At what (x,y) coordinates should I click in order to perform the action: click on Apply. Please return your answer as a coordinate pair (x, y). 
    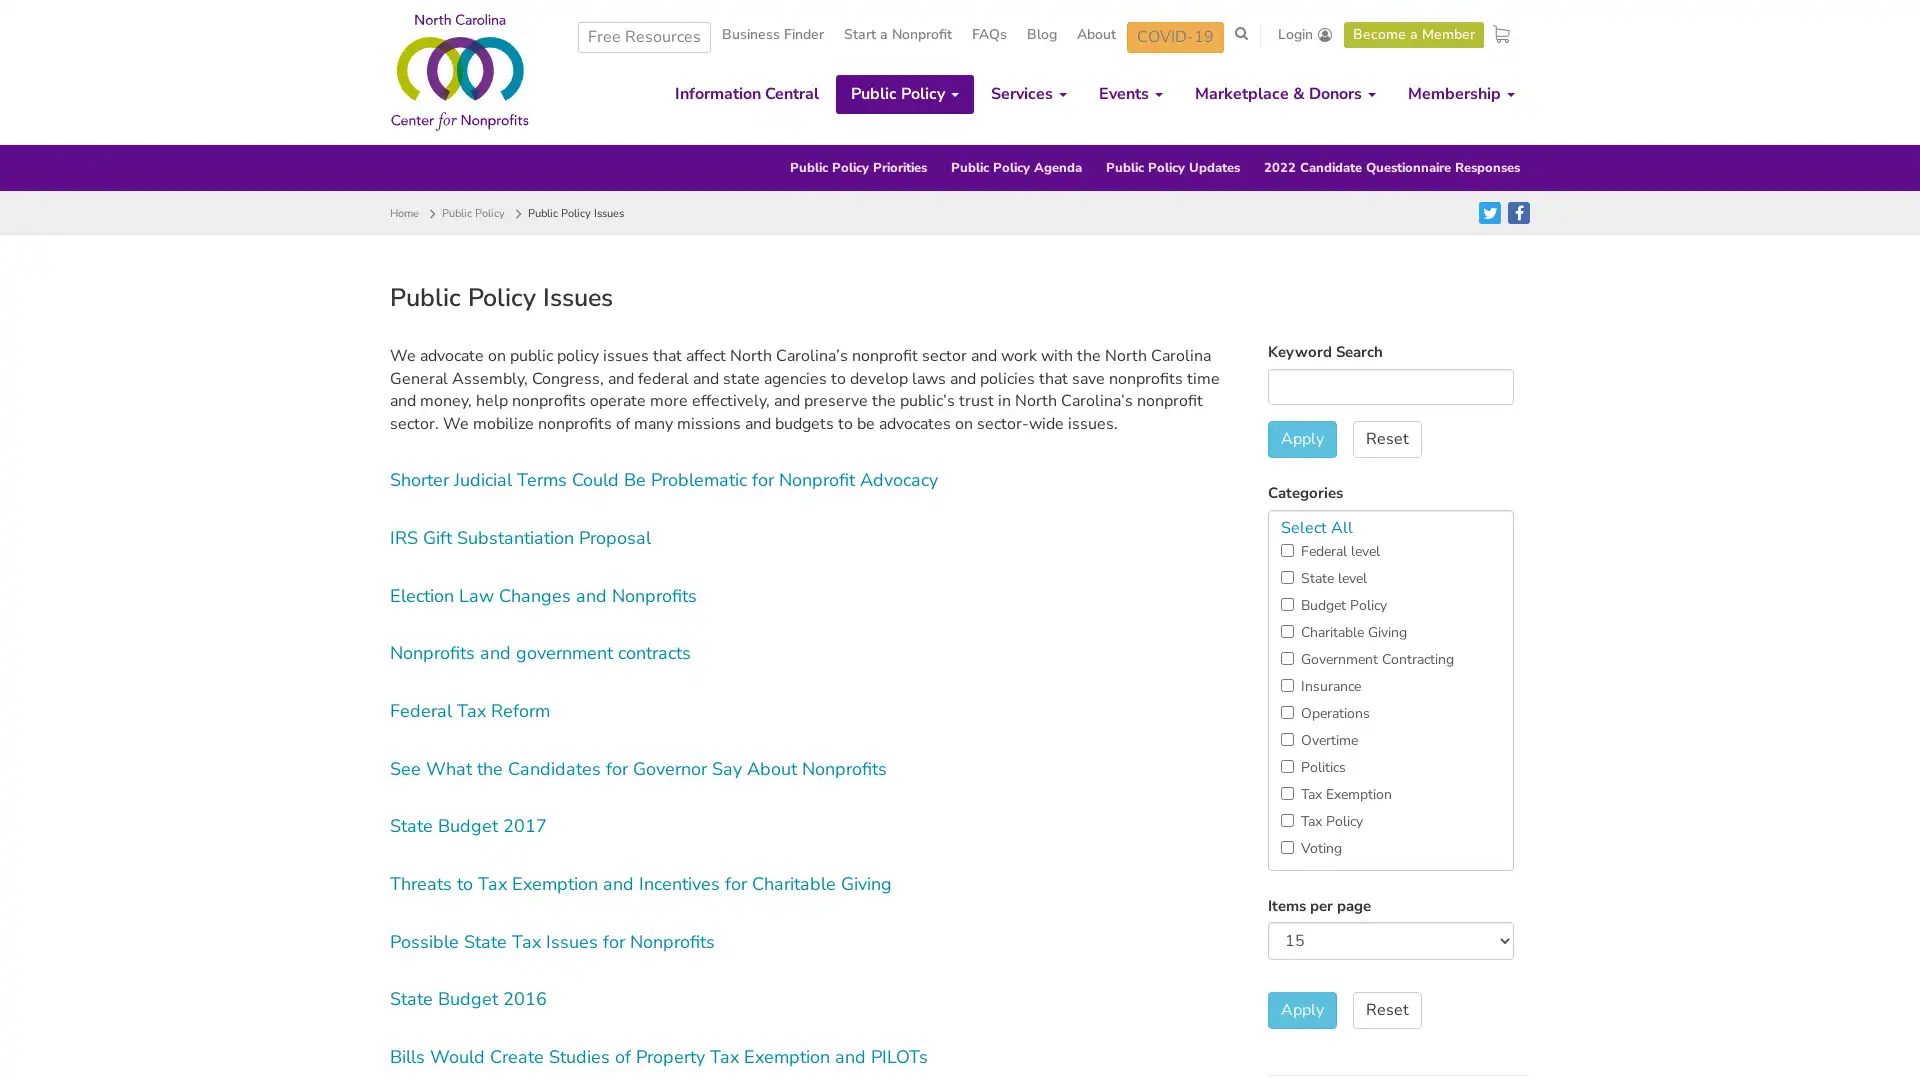
    Looking at the image, I should click on (1301, 438).